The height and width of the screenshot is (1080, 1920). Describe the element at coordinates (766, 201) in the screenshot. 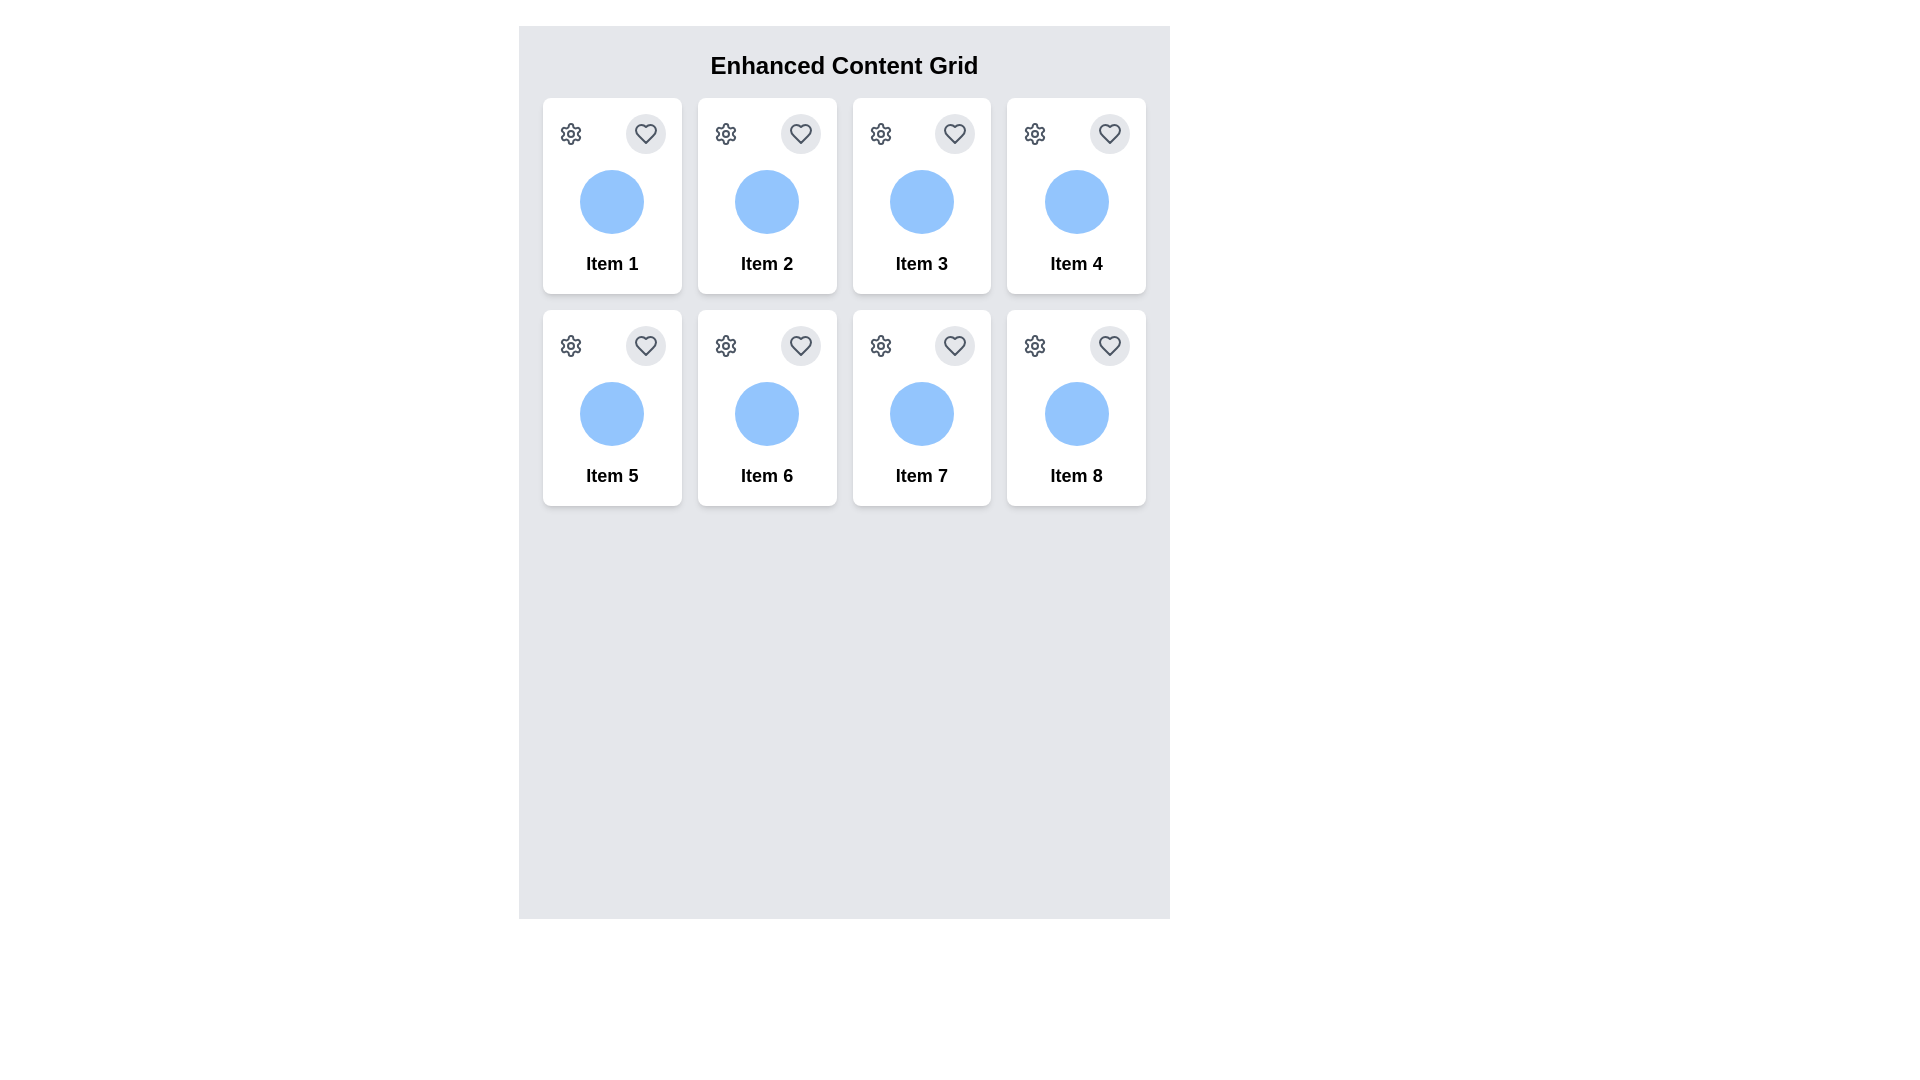

I see `the circular blue Decorative UI component located within the 'Item 2' card, positioned in the top row and second column of the grid layout` at that location.